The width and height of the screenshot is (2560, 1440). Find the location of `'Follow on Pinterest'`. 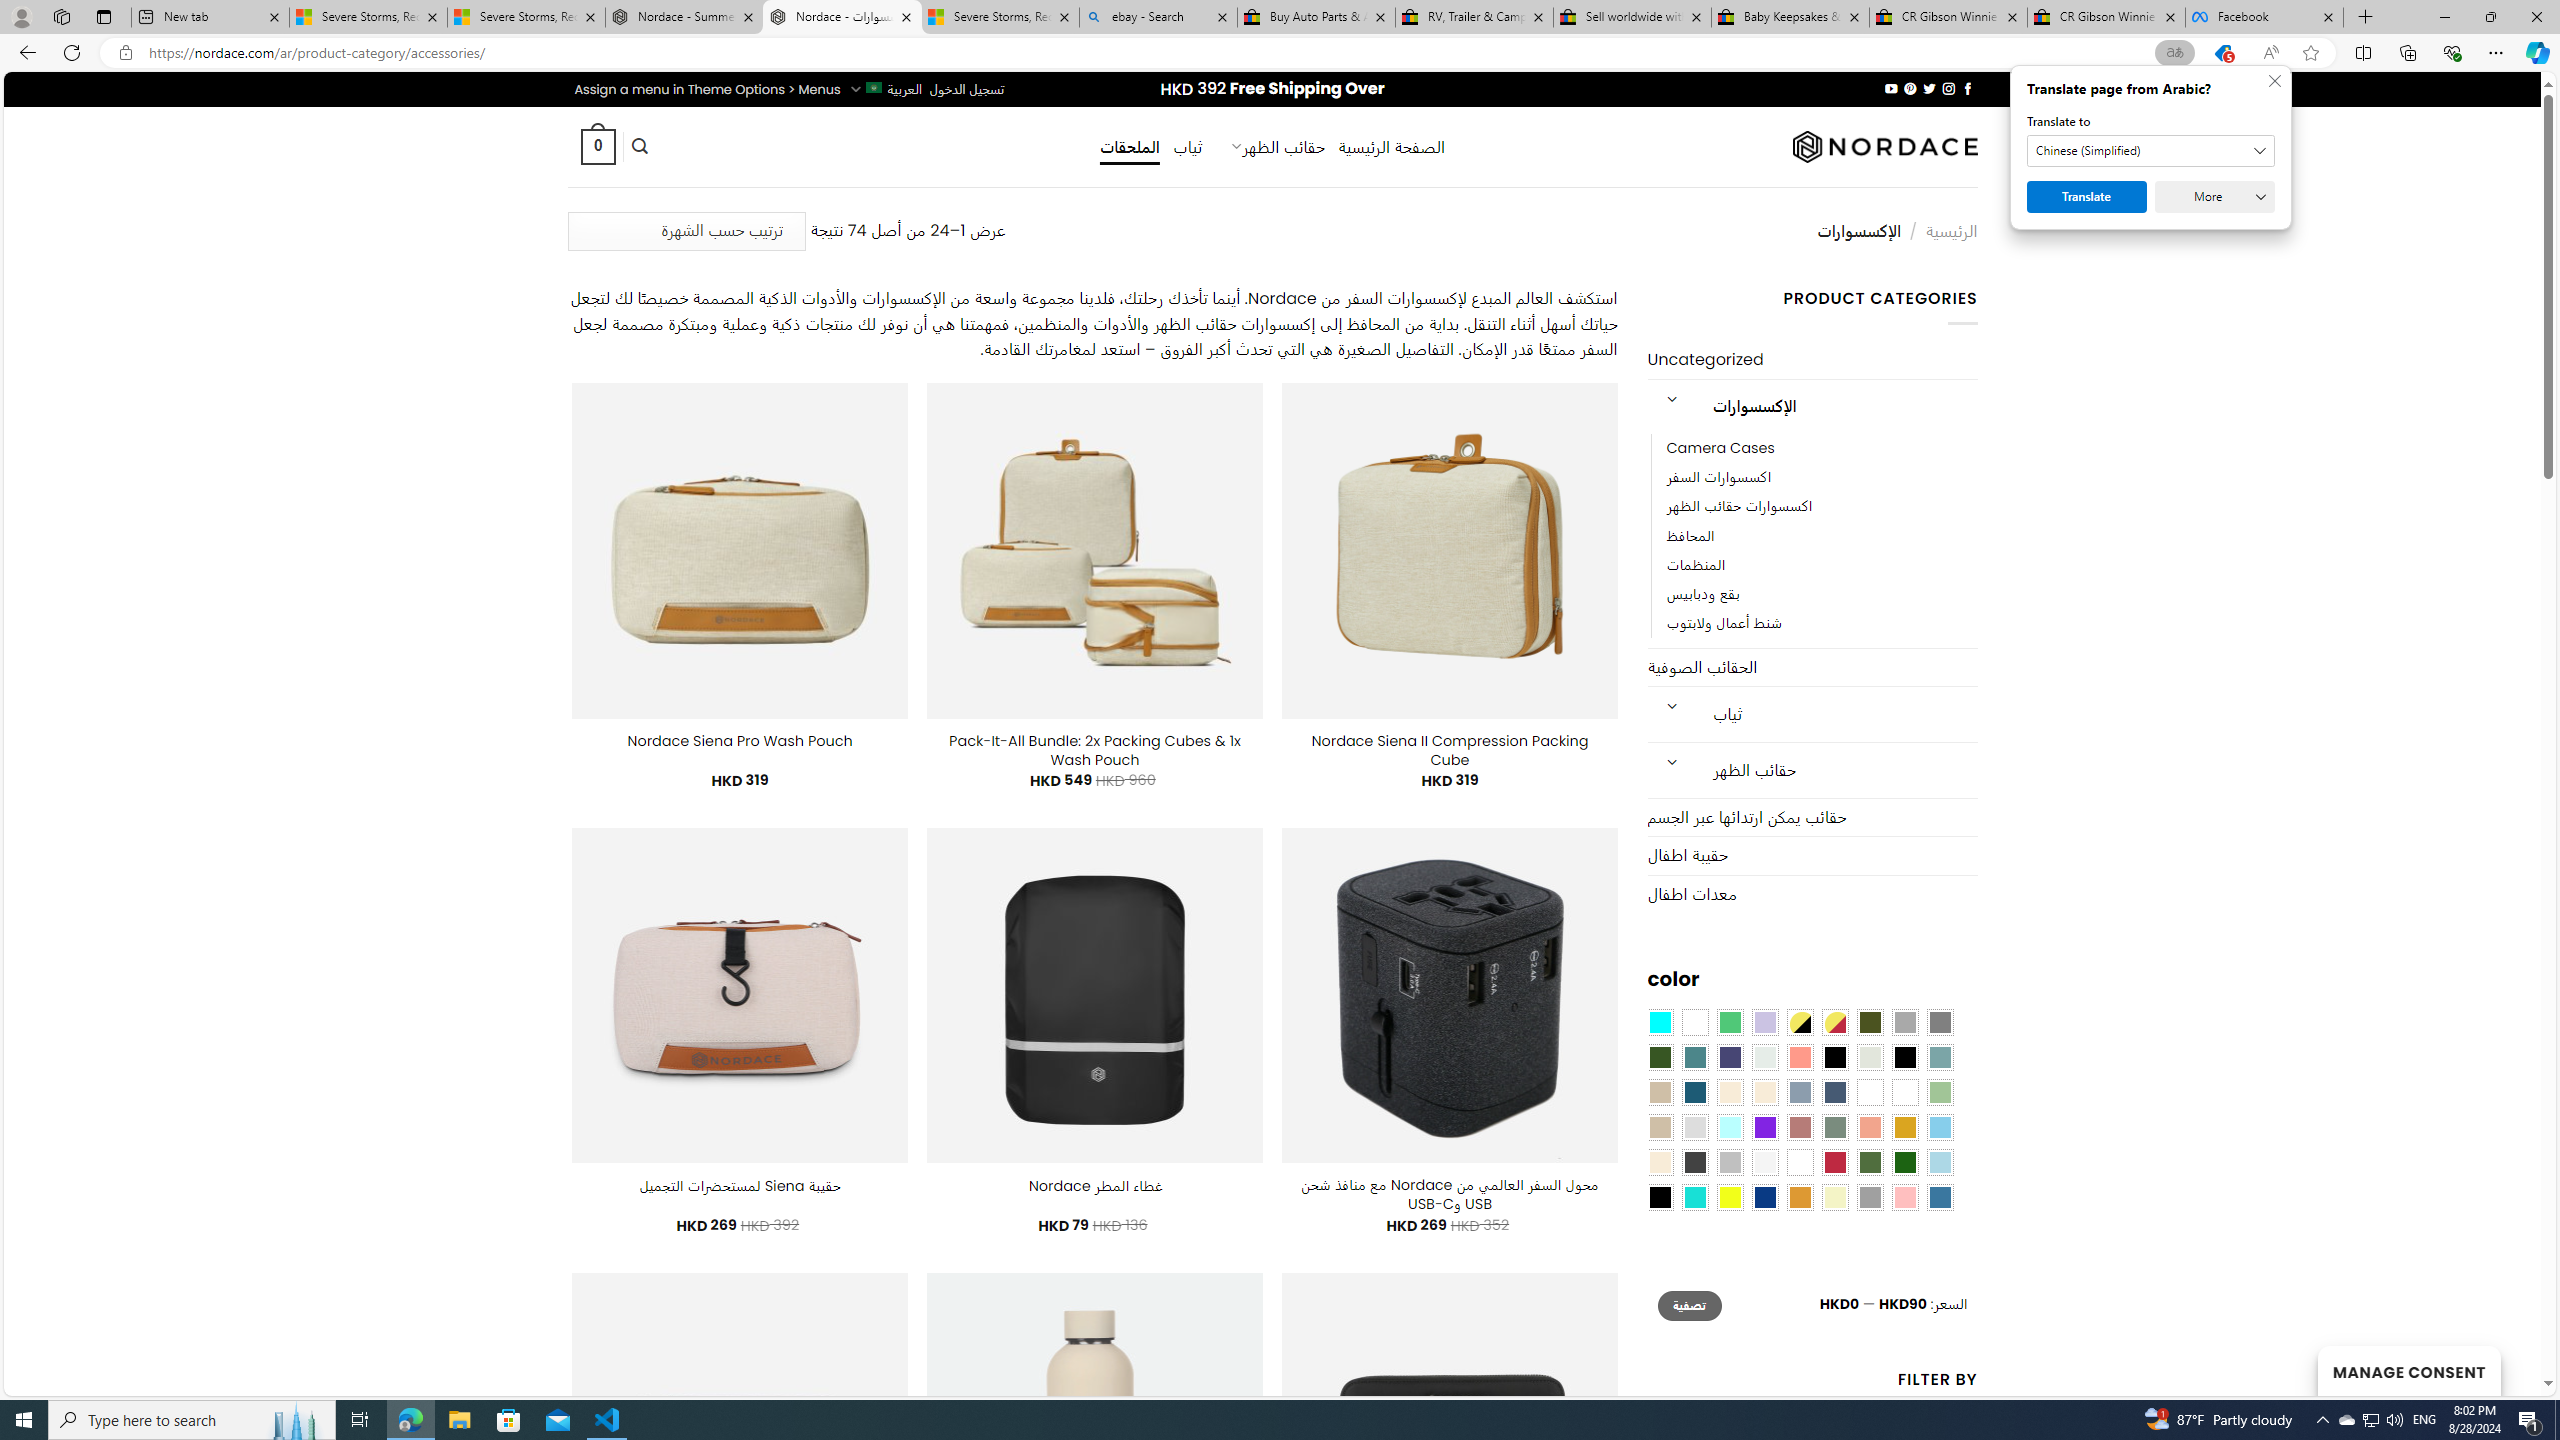

'Follow on Pinterest' is located at coordinates (1911, 88).